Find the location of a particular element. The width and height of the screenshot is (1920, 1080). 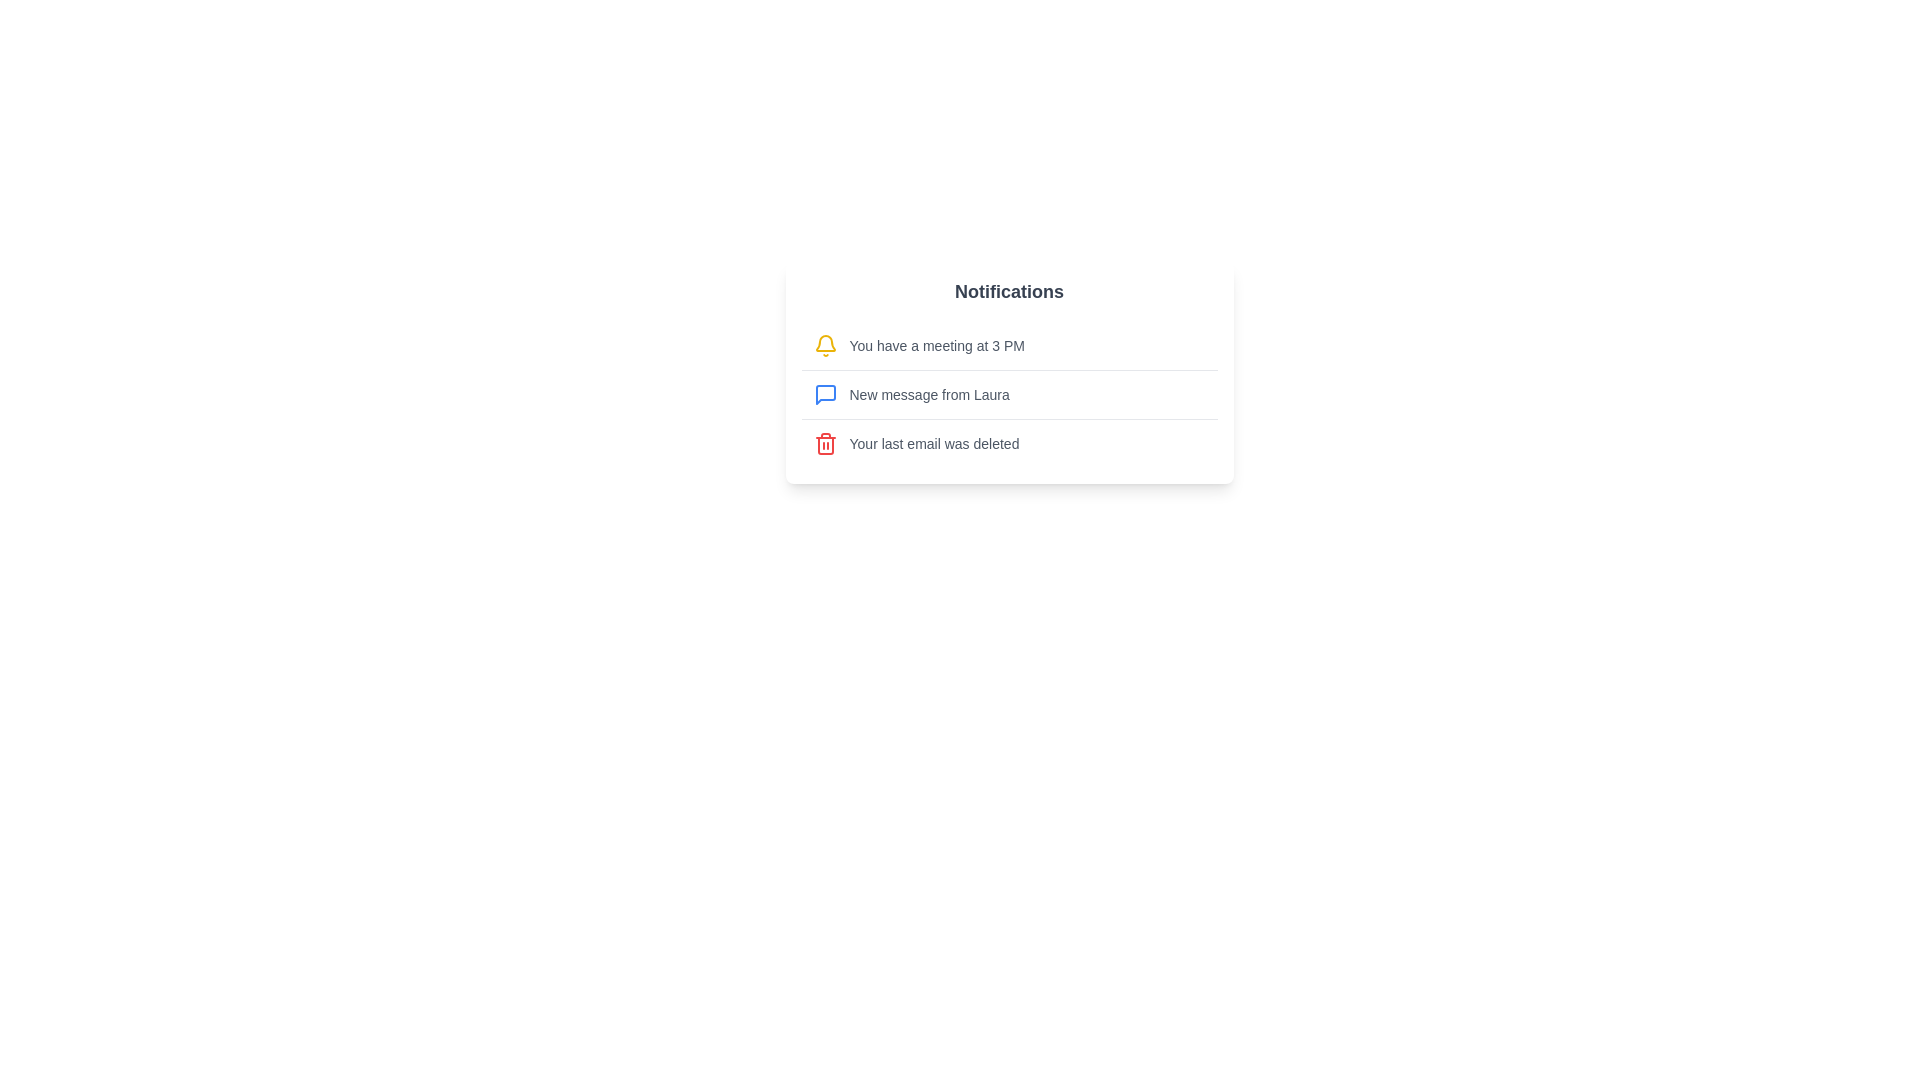

the text label that reads 'You have a meeting at 3 PM', which is the first notification message located to the right of the bell icon in the notification box is located at coordinates (936, 345).